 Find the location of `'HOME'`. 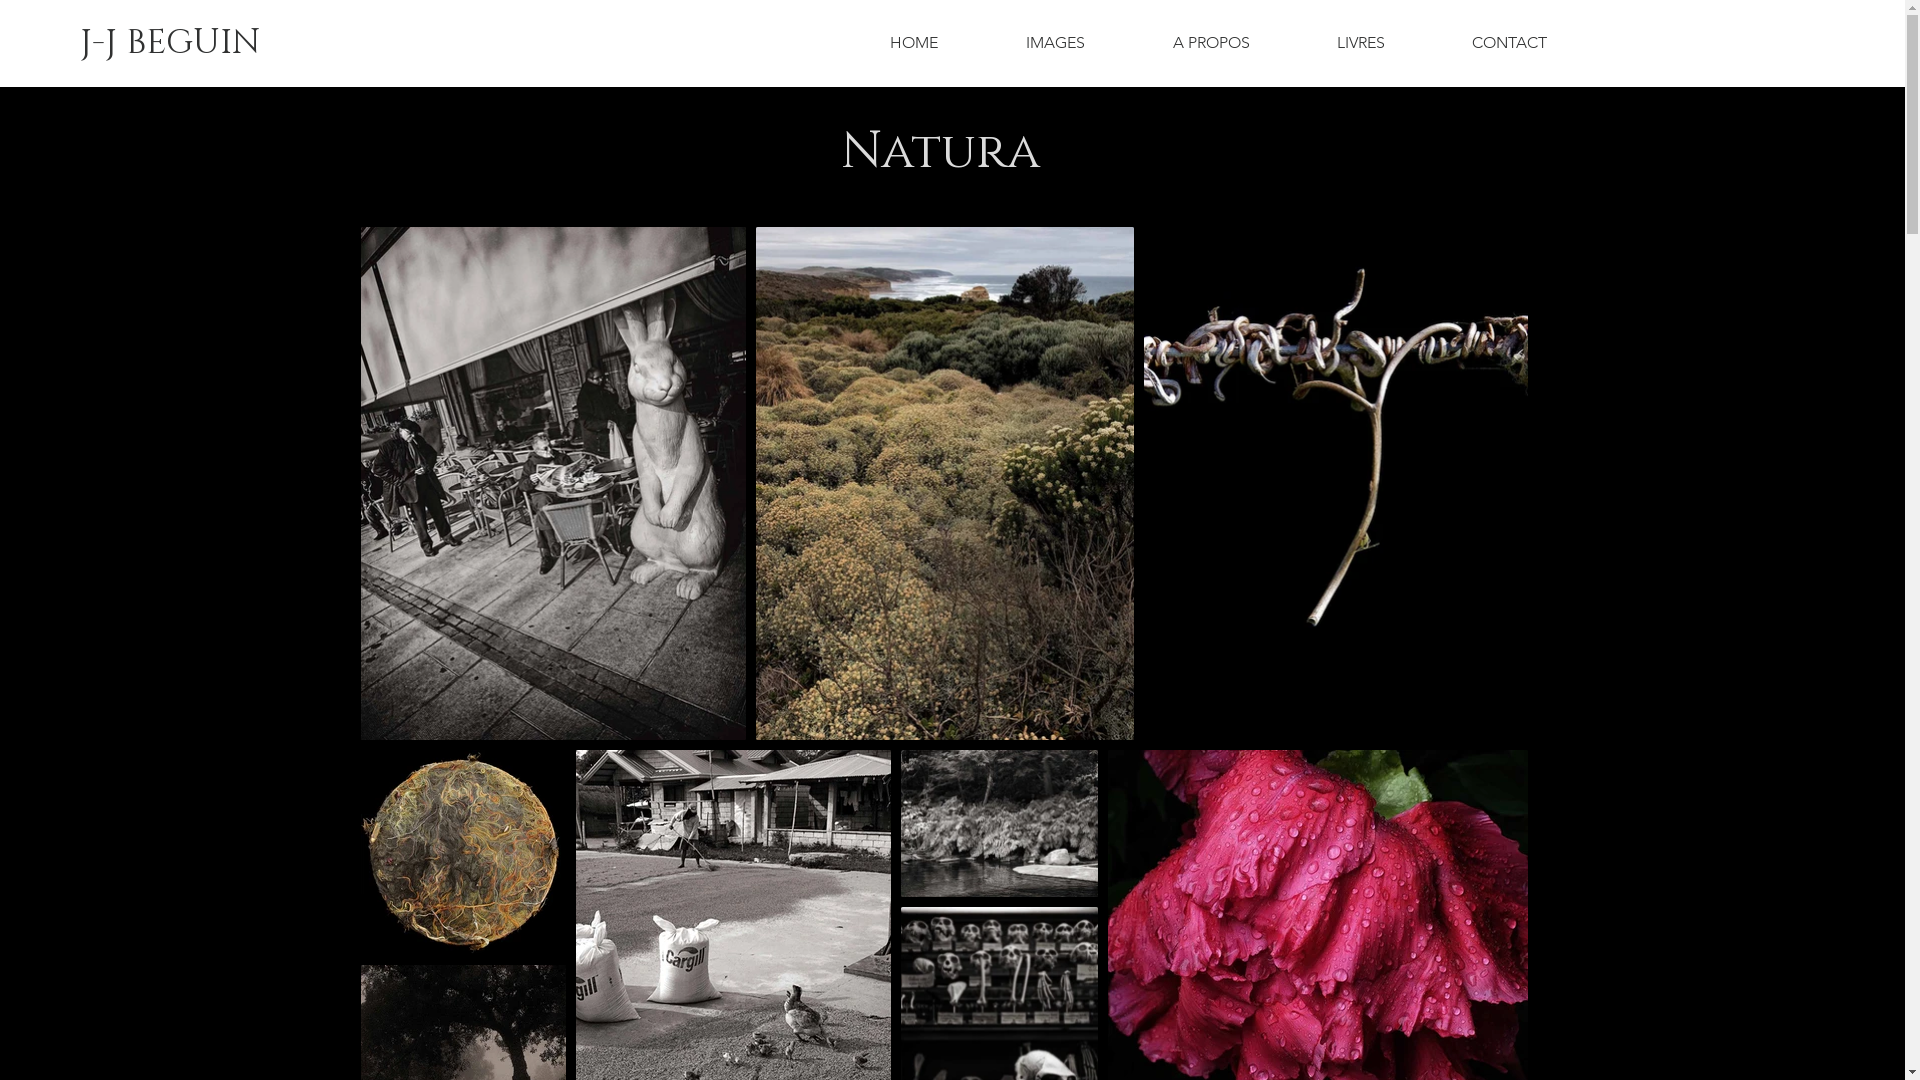

'HOME' is located at coordinates (912, 42).